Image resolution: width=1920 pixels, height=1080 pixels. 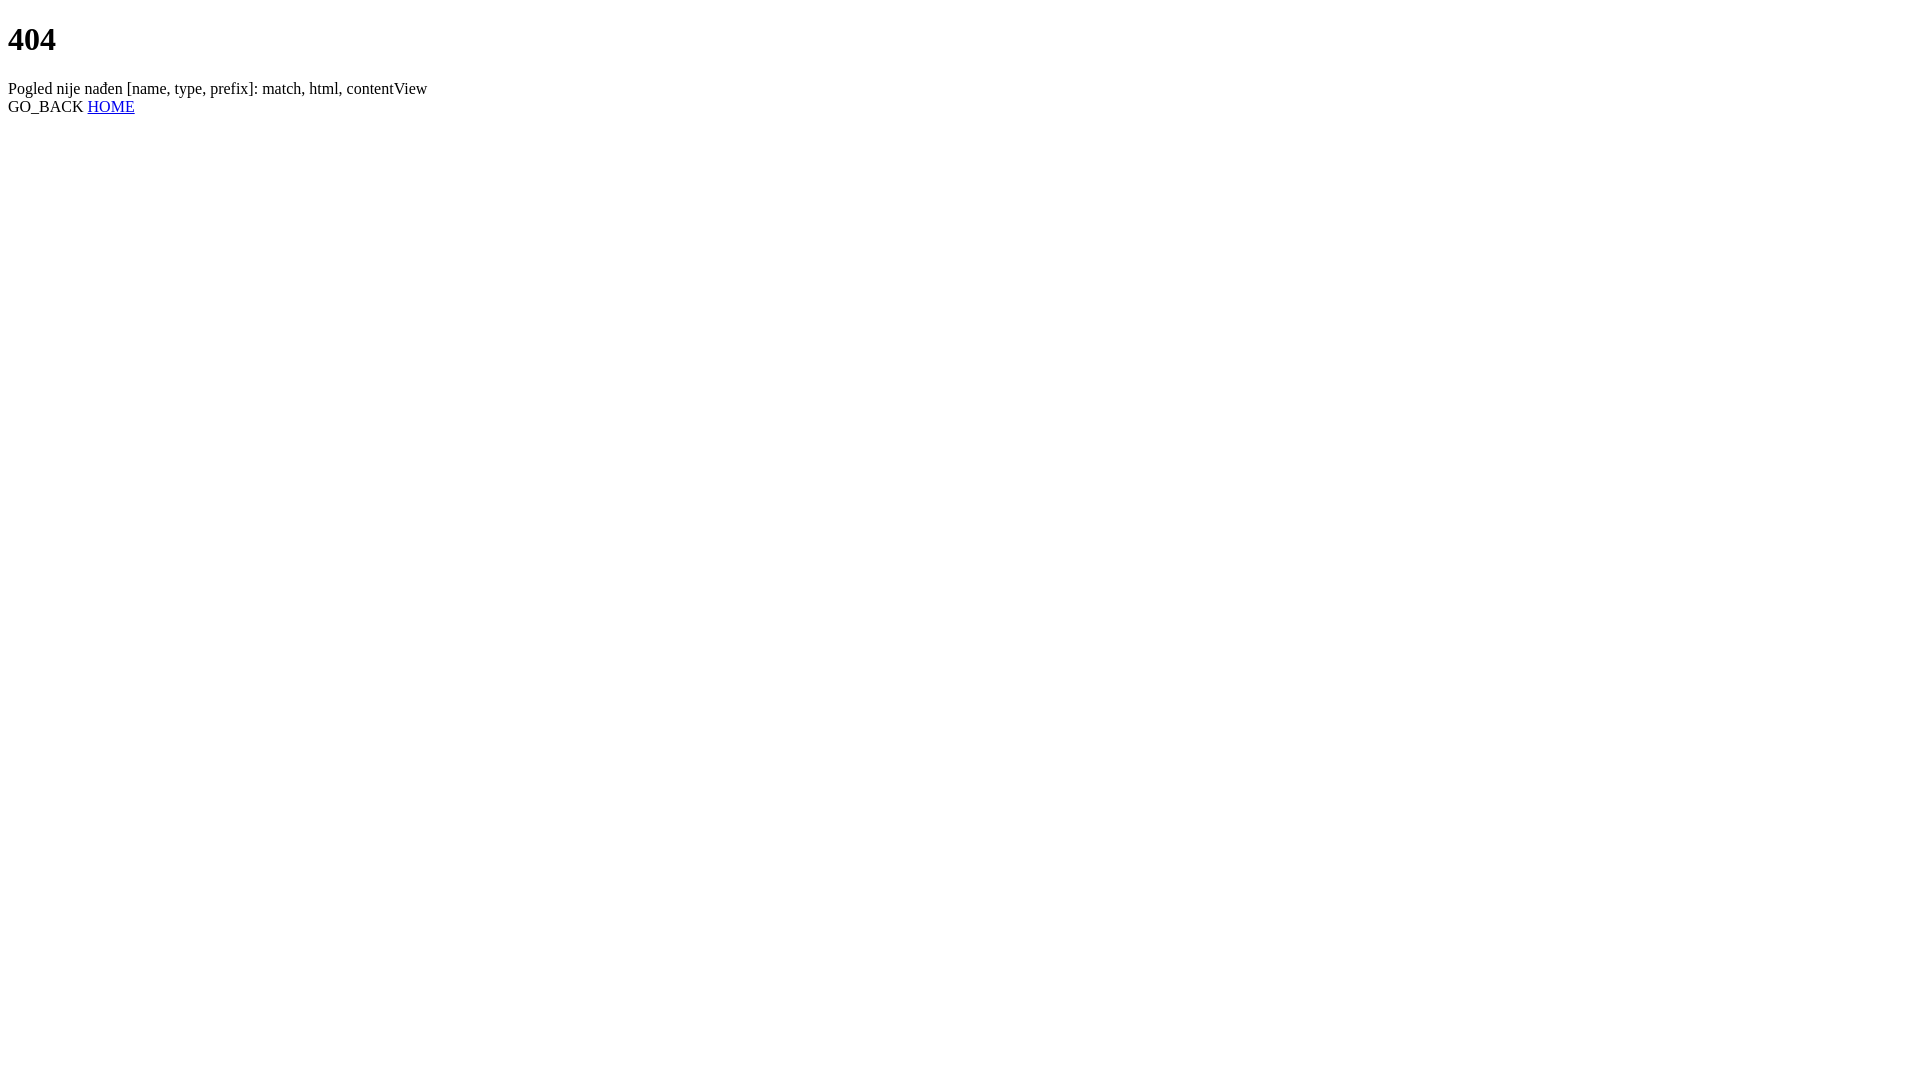 I want to click on 'HOME', so click(x=110, y=106).